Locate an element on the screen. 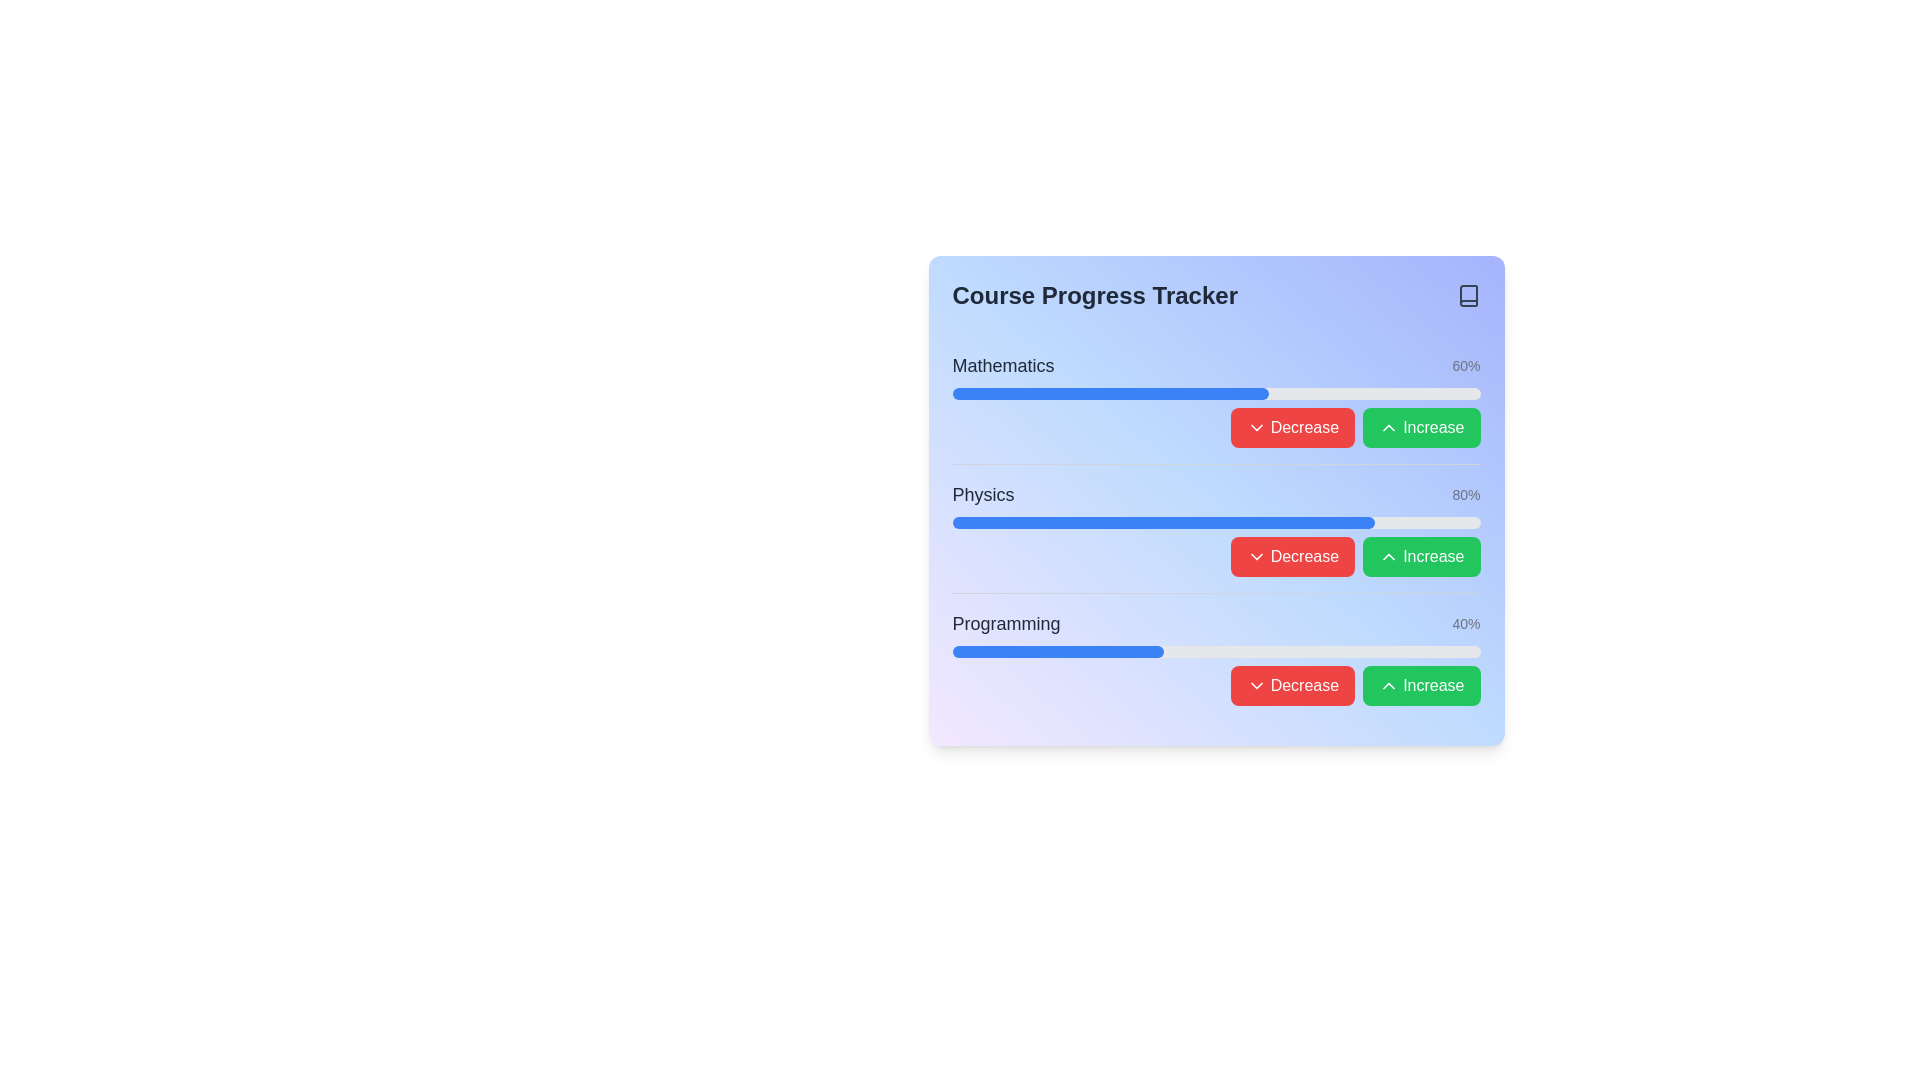  the upward-pointing chevron icon with a green background inside the 'Increase' button located at the far-right end of the Mathematics row in the progress tracker is located at coordinates (1387, 427).